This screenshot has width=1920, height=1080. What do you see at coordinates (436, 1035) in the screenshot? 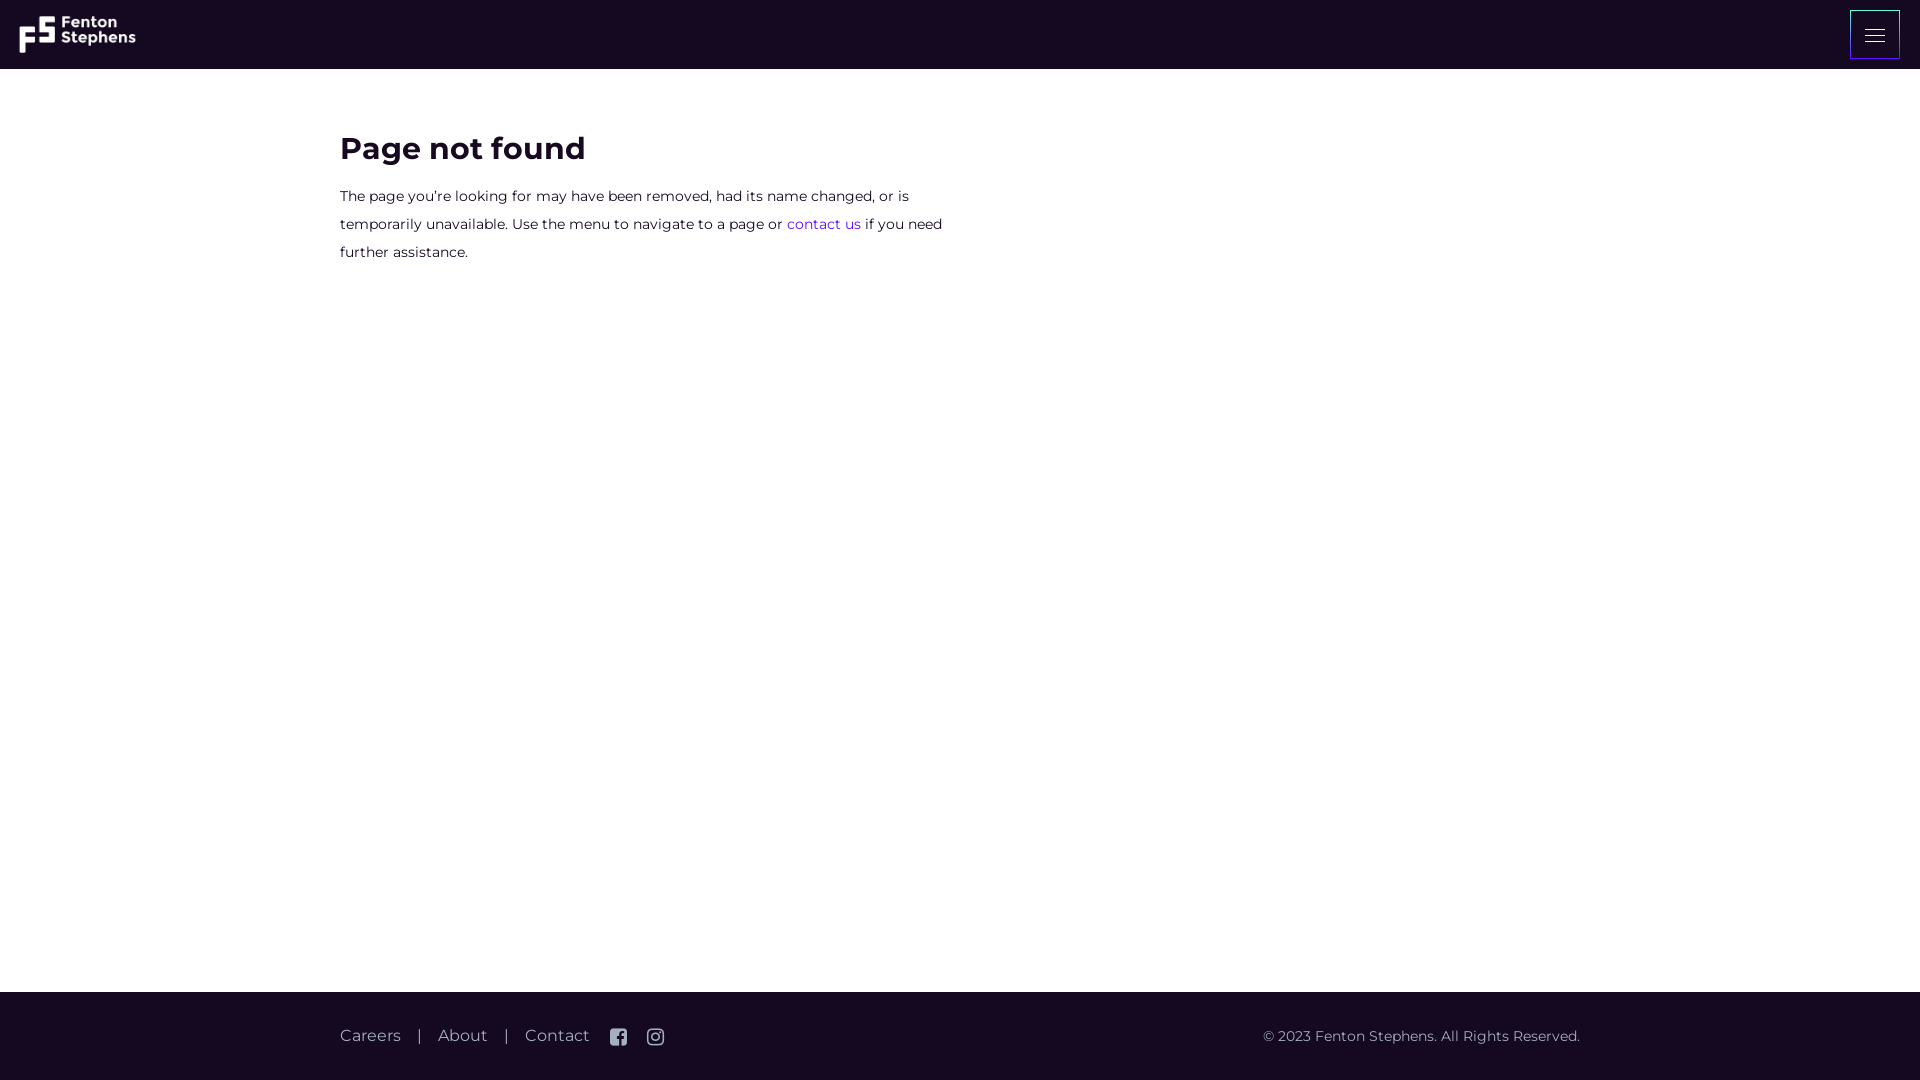
I see `'About'` at bounding box center [436, 1035].